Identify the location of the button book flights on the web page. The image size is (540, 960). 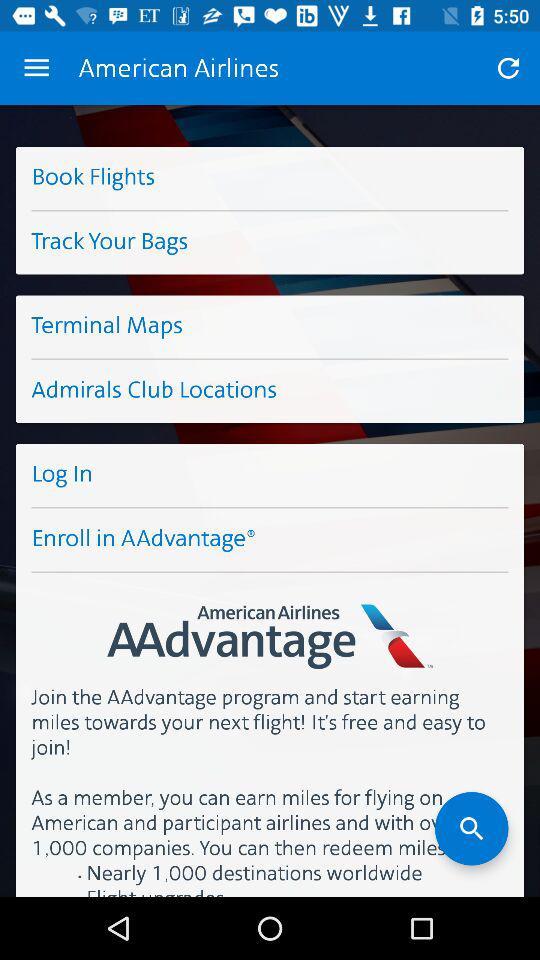
(270, 177).